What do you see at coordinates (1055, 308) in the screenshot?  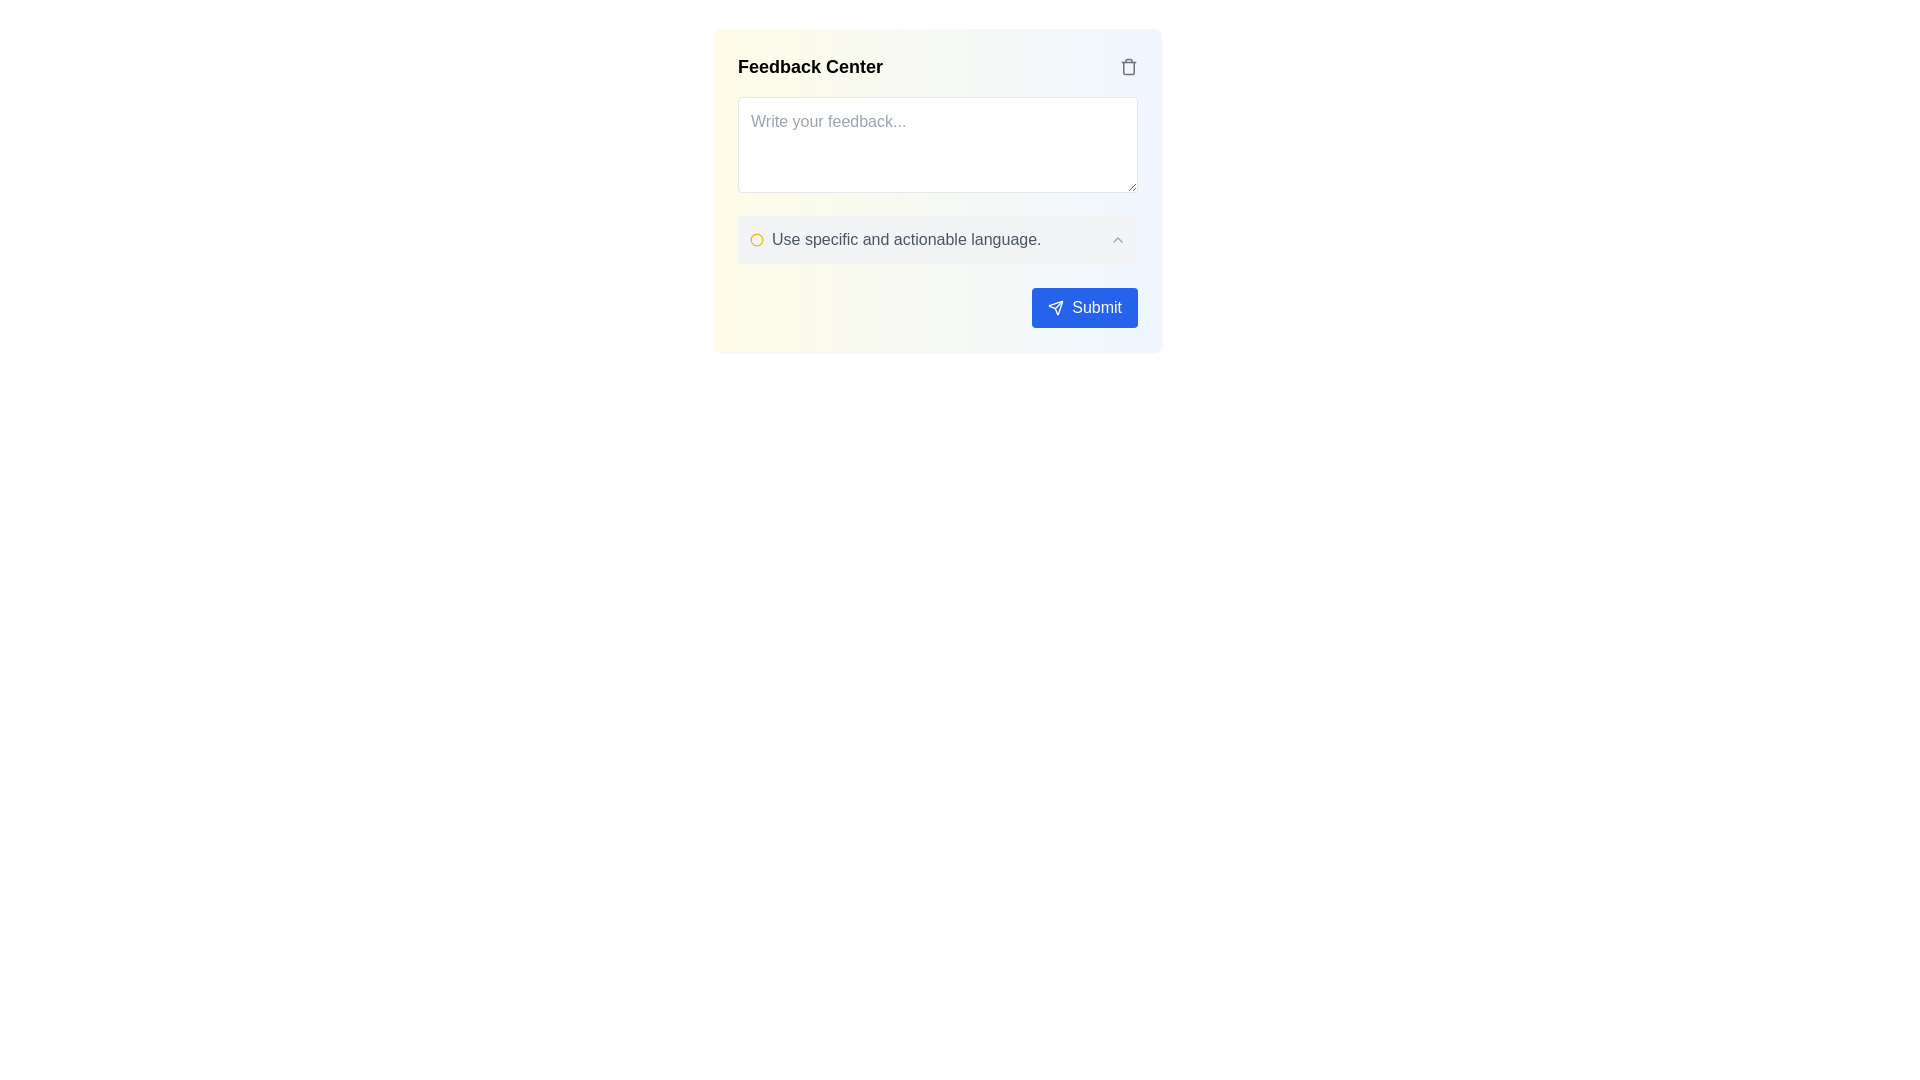 I see `the 'Submit' button which contains a Decorative SVG icon resembling a paper airplane, located in the lower-right portion of the interface` at bounding box center [1055, 308].